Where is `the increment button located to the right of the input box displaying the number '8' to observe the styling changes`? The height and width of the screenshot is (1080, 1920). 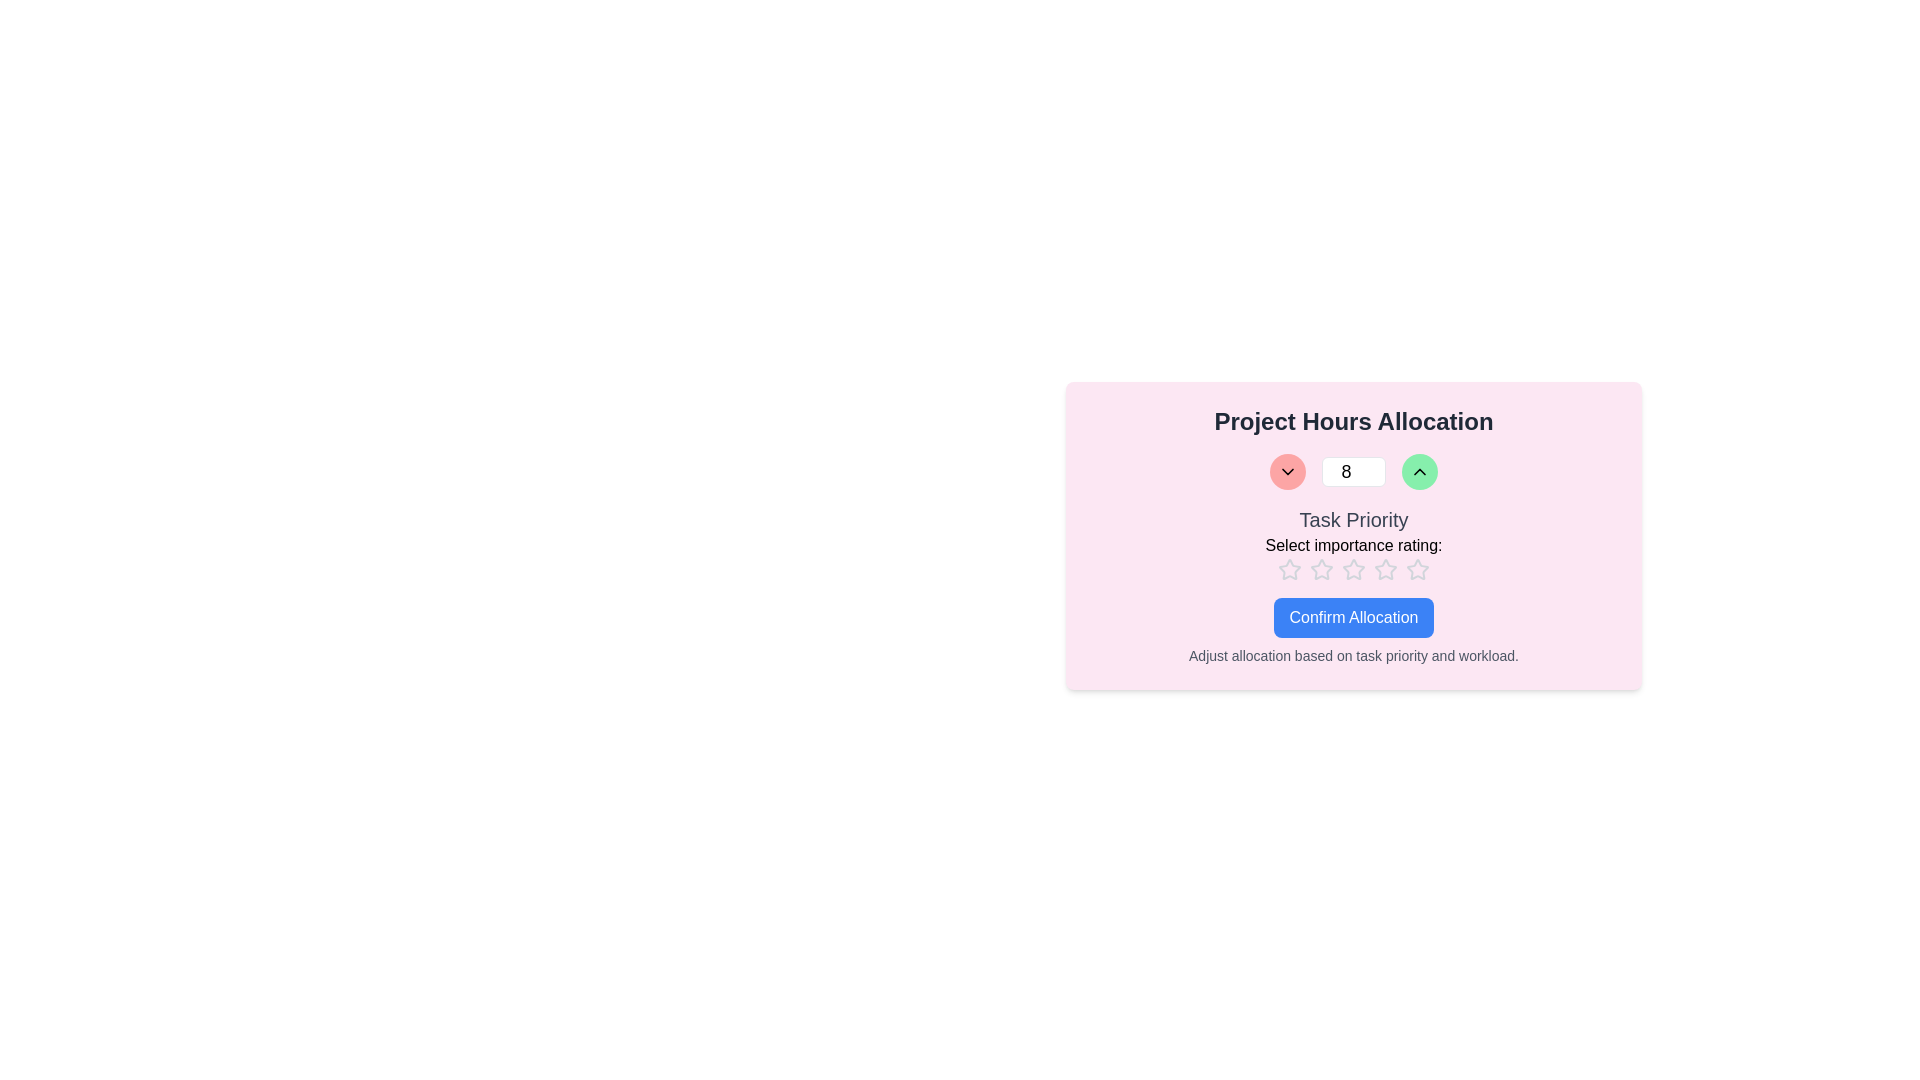
the increment button located to the right of the input box displaying the number '8' to observe the styling changes is located at coordinates (1419, 471).